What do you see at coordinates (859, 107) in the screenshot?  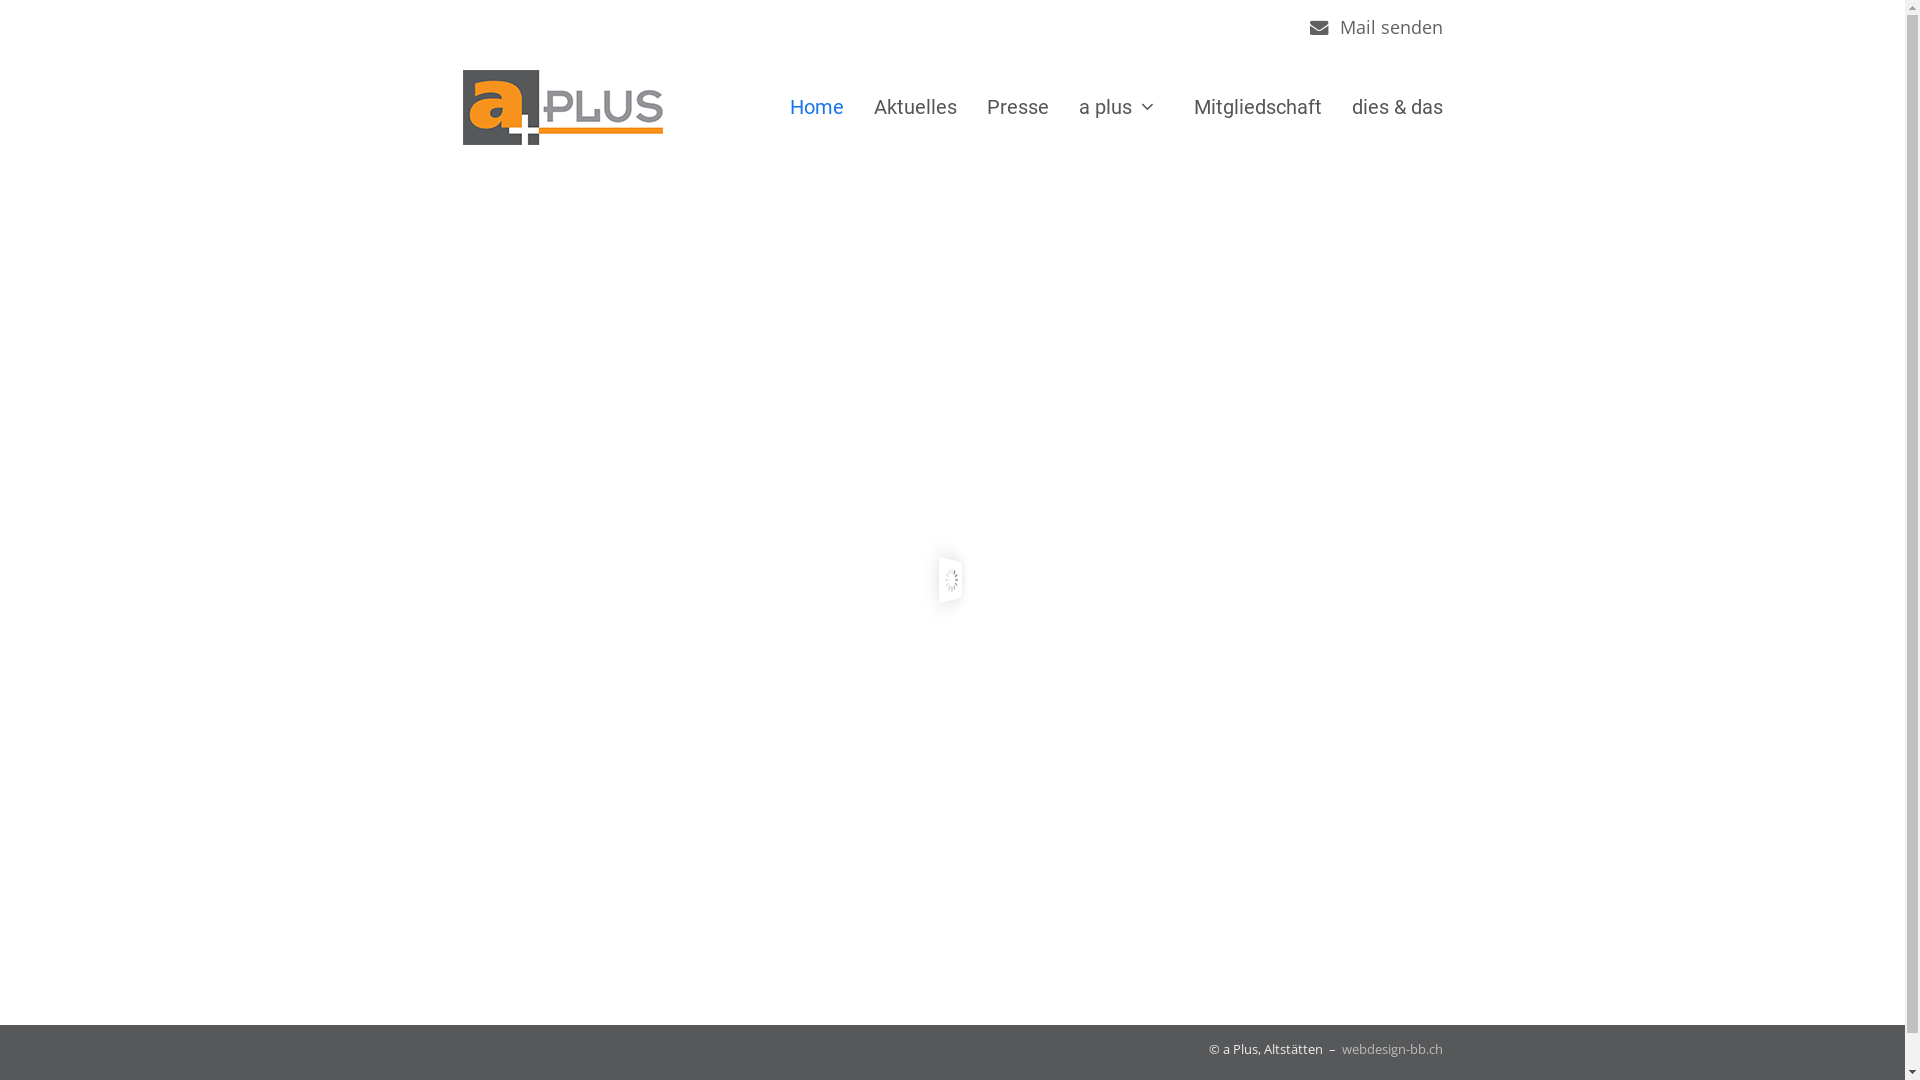 I see `'Aktuelles'` at bounding box center [859, 107].